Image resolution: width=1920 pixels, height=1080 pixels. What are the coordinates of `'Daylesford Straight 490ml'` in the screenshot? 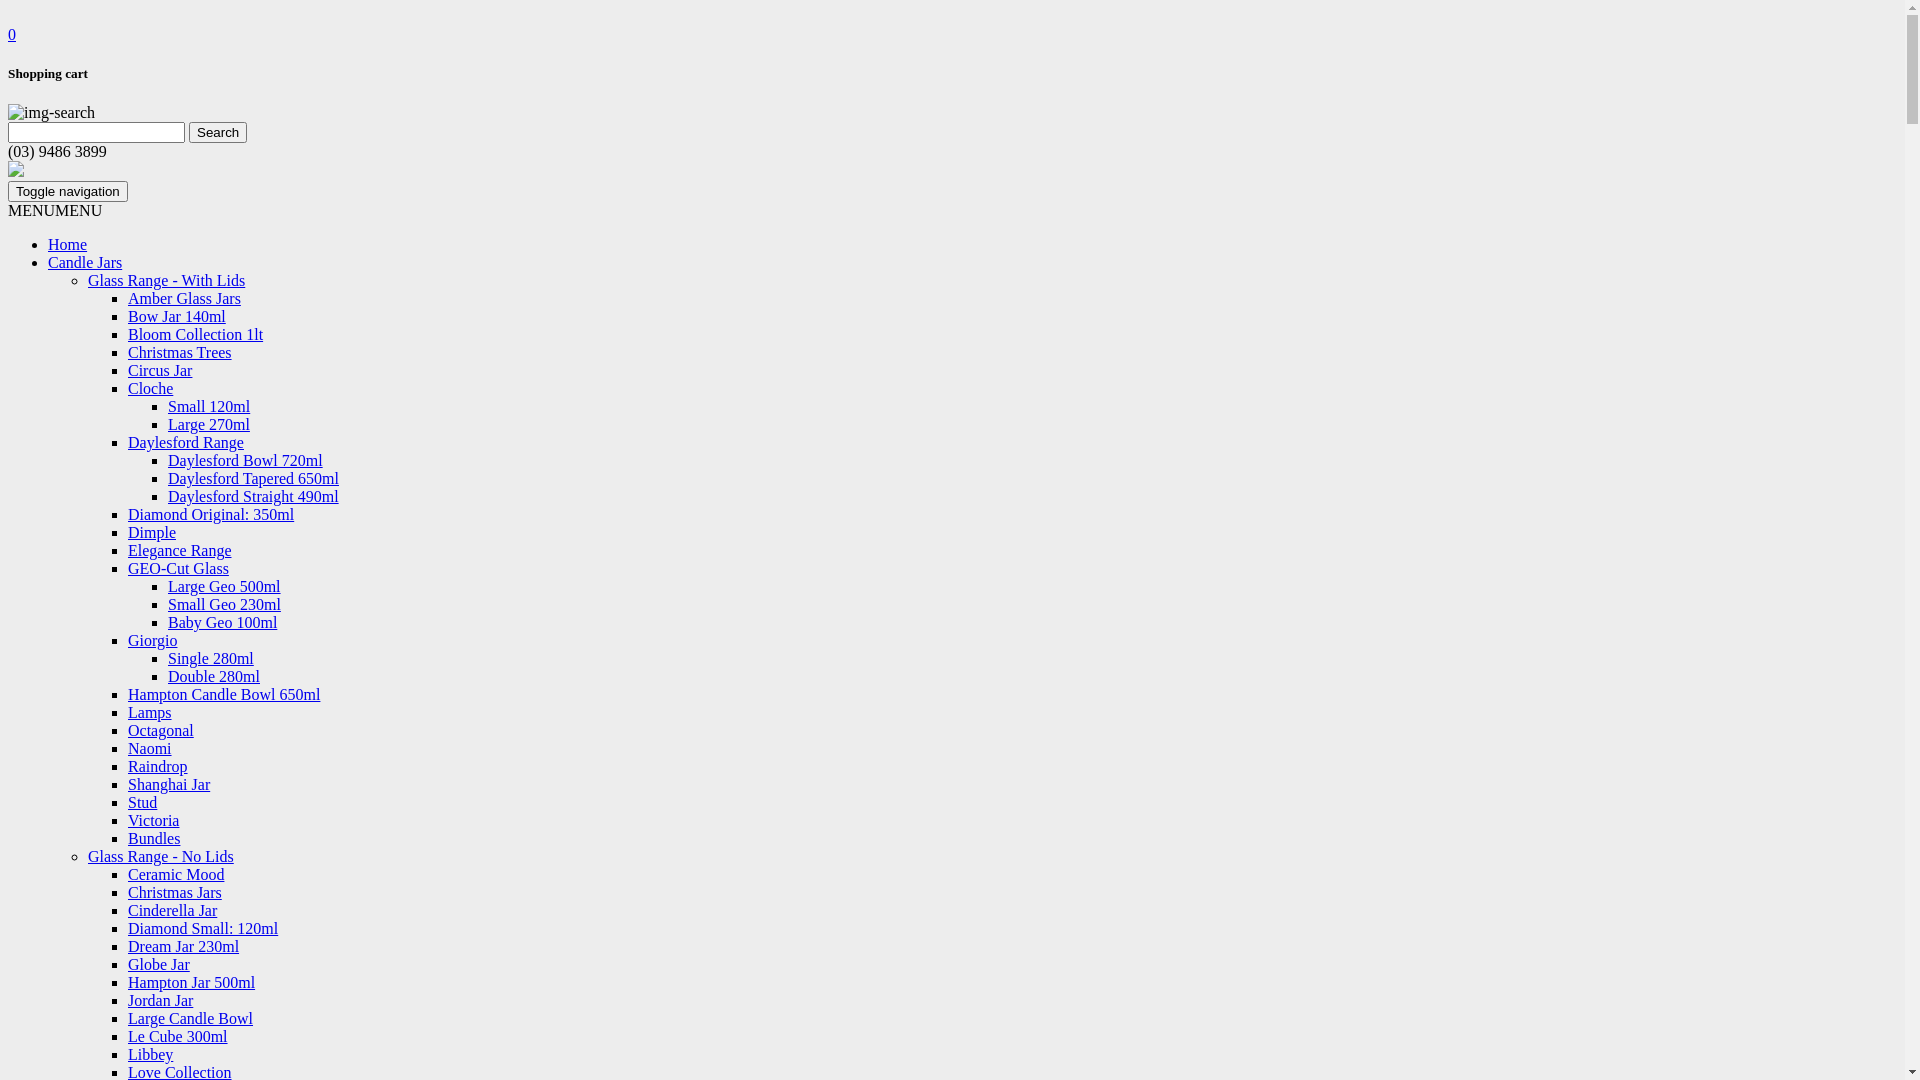 It's located at (252, 495).